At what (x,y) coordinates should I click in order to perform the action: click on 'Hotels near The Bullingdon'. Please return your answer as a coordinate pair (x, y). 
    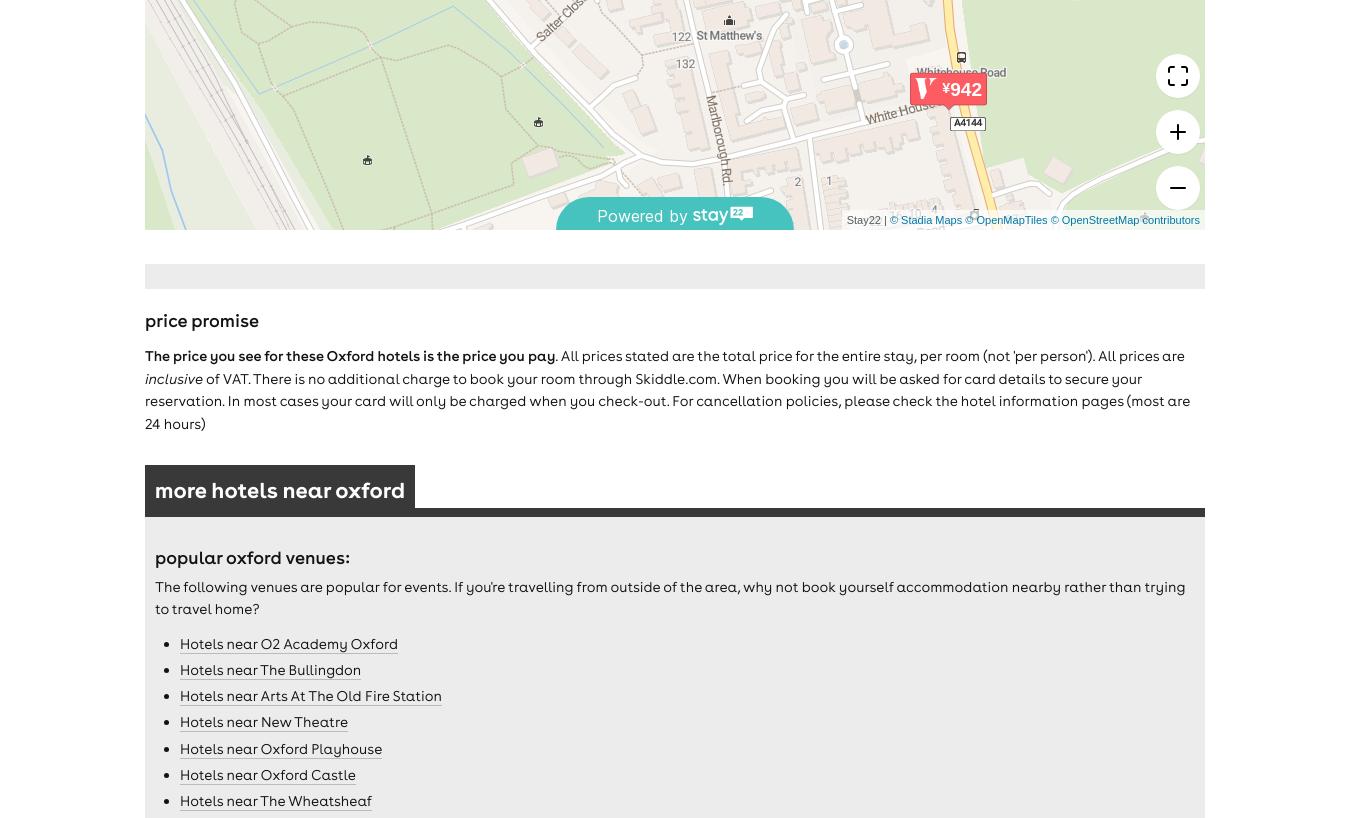
    Looking at the image, I should click on (269, 668).